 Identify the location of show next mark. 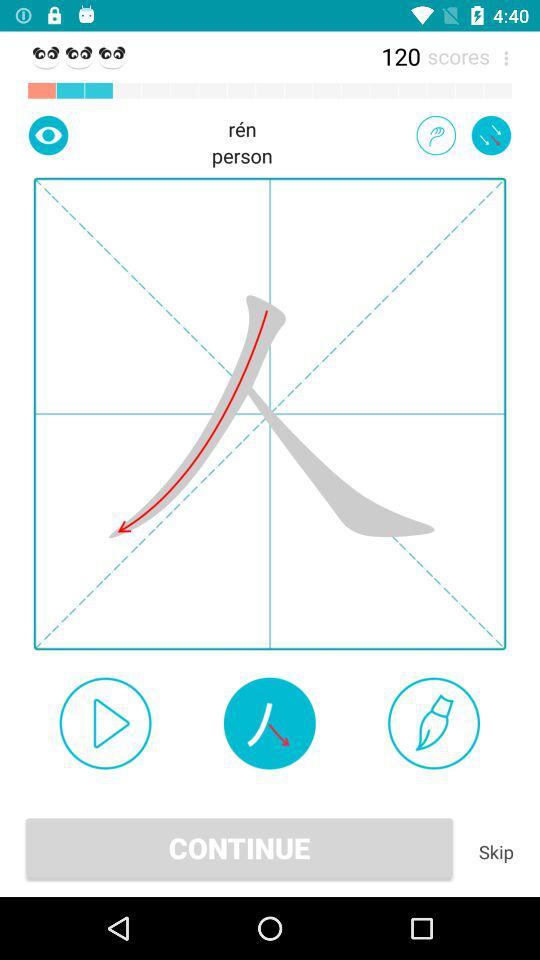
(48, 134).